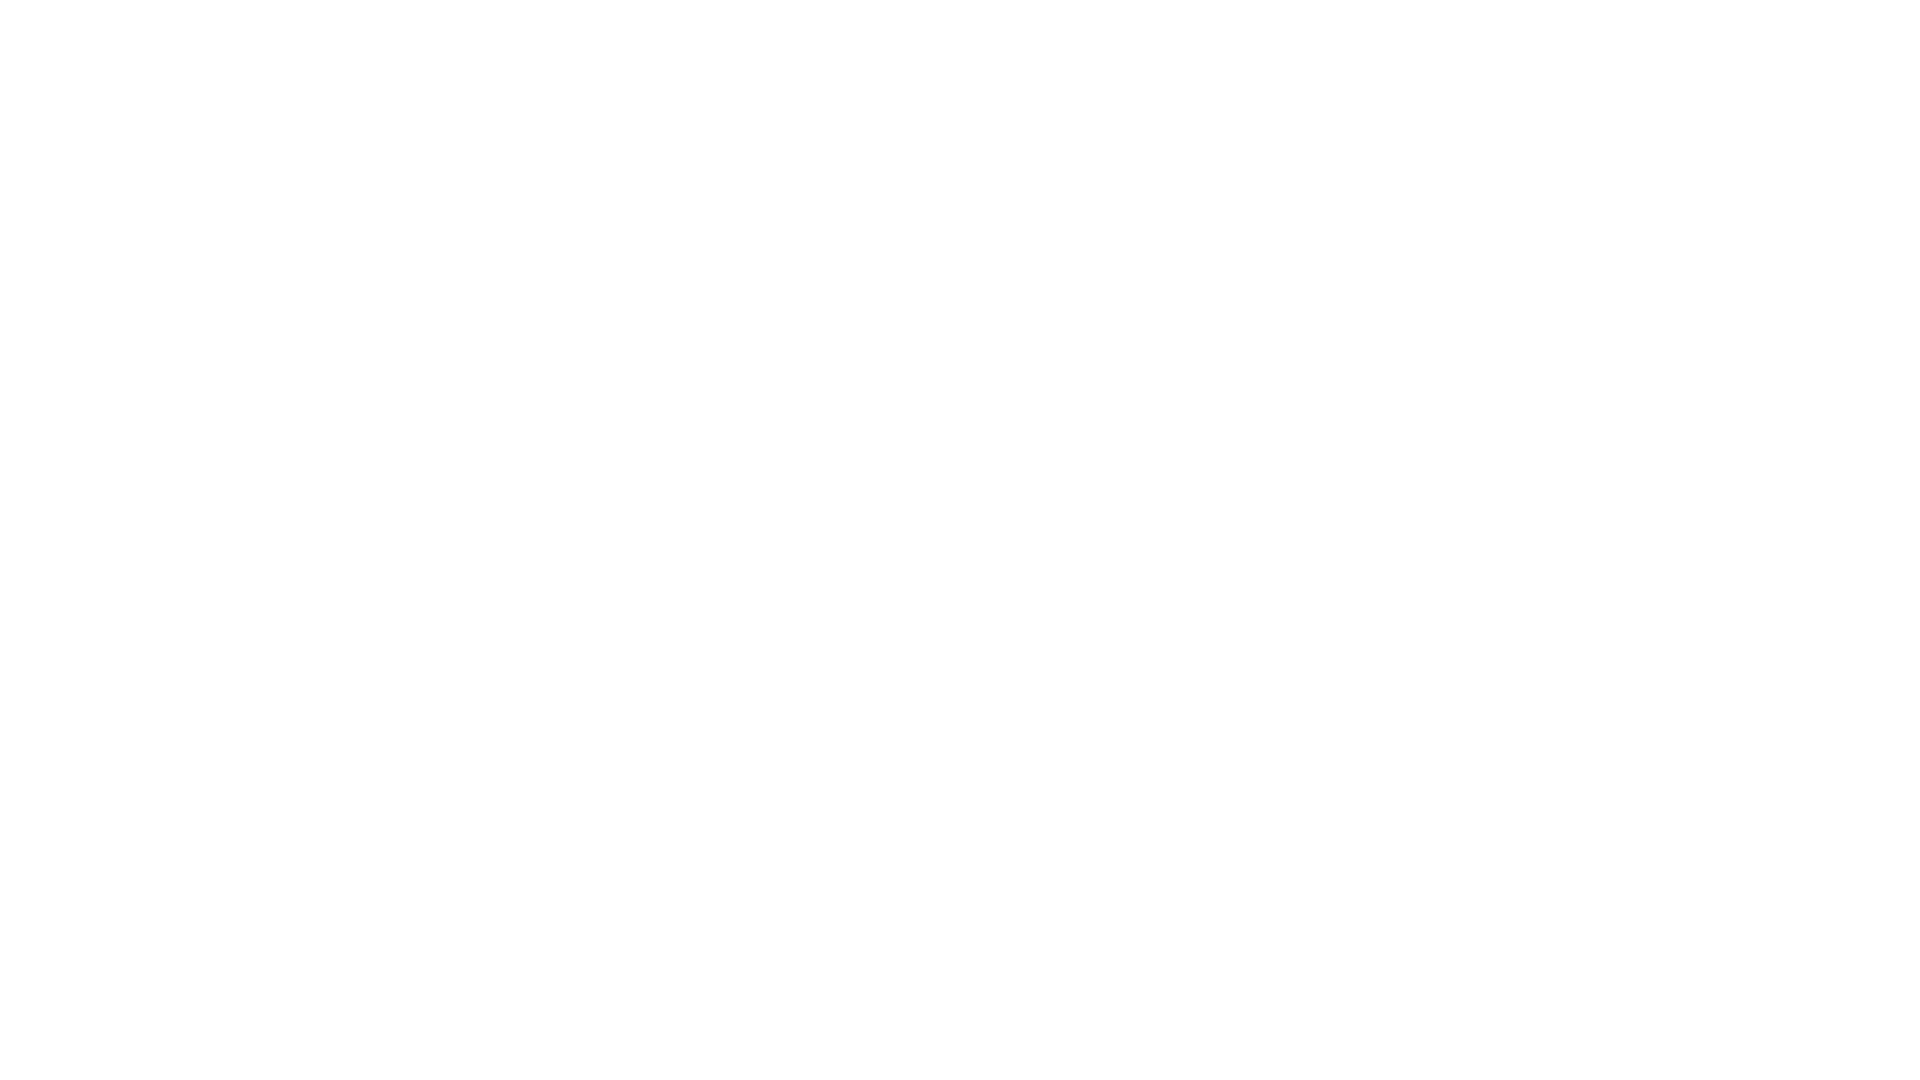 Image resolution: width=1920 pixels, height=1080 pixels. I want to click on Equity / CapTable Management, so click(960, 428).